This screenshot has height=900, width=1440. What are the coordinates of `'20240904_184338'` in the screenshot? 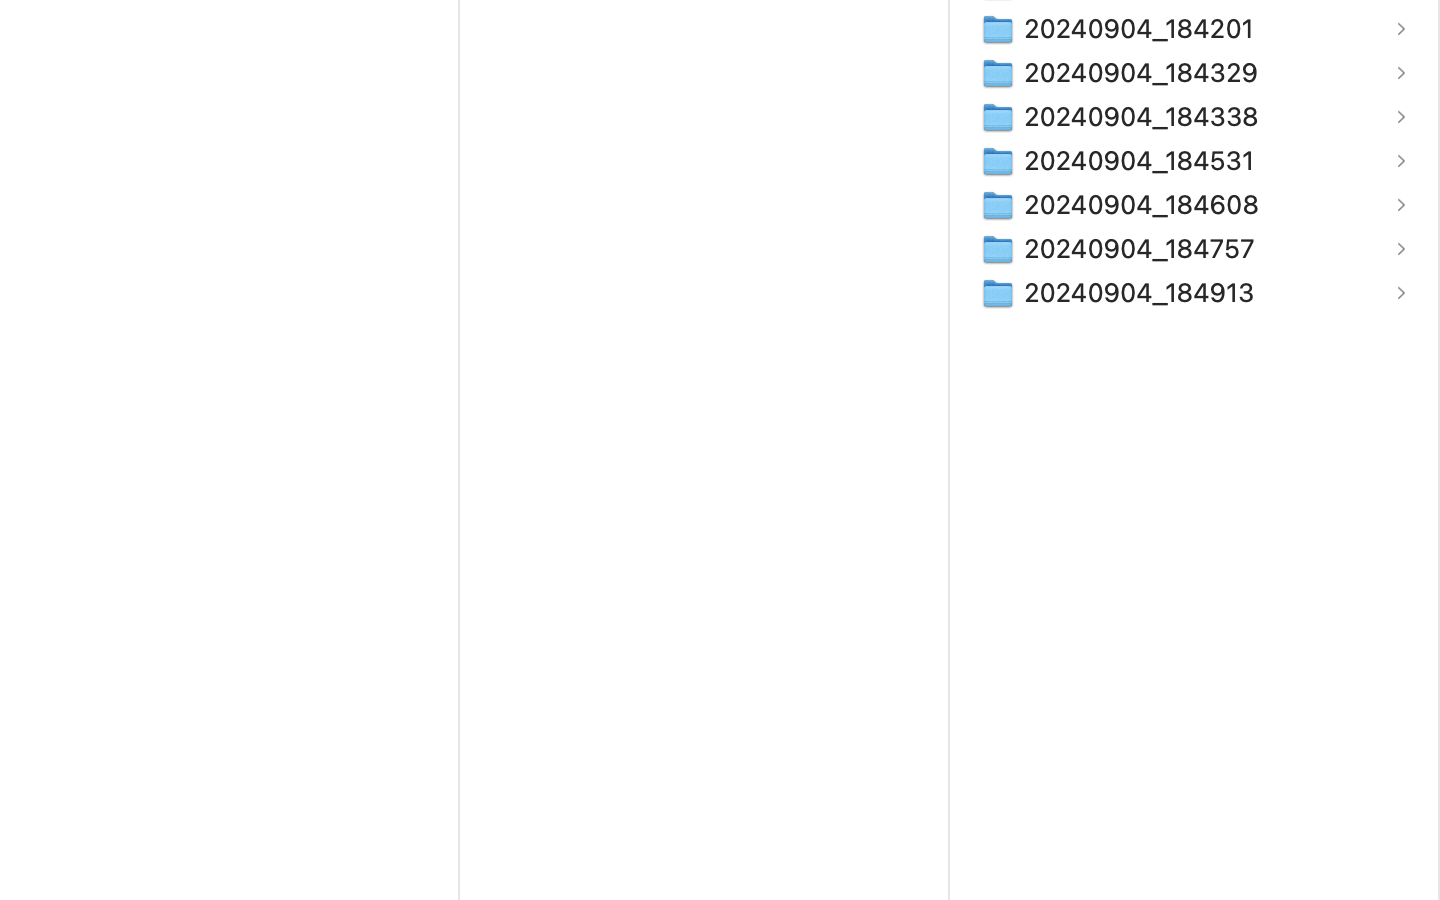 It's located at (1145, 116).